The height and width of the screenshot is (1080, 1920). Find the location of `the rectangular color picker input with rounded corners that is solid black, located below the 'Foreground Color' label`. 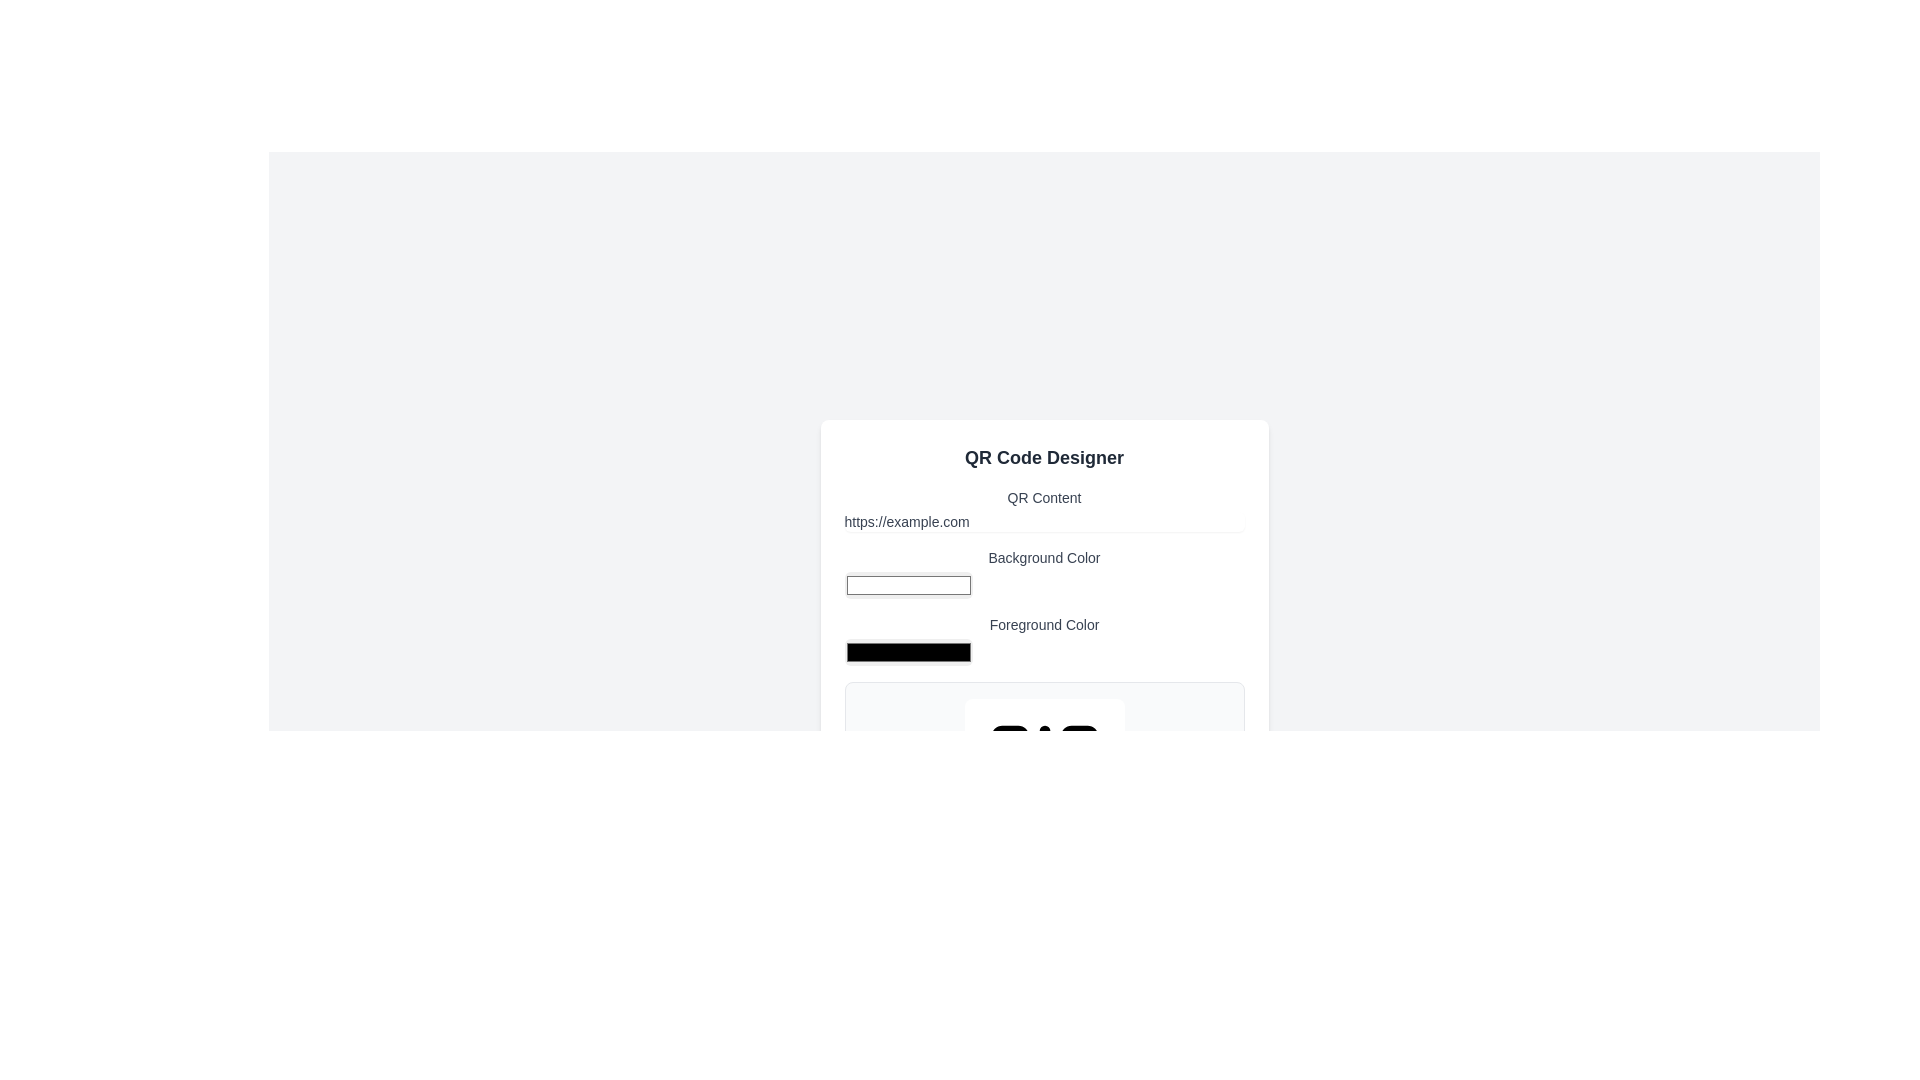

the rectangular color picker input with rounded corners that is solid black, located below the 'Foreground Color' label is located at coordinates (907, 652).